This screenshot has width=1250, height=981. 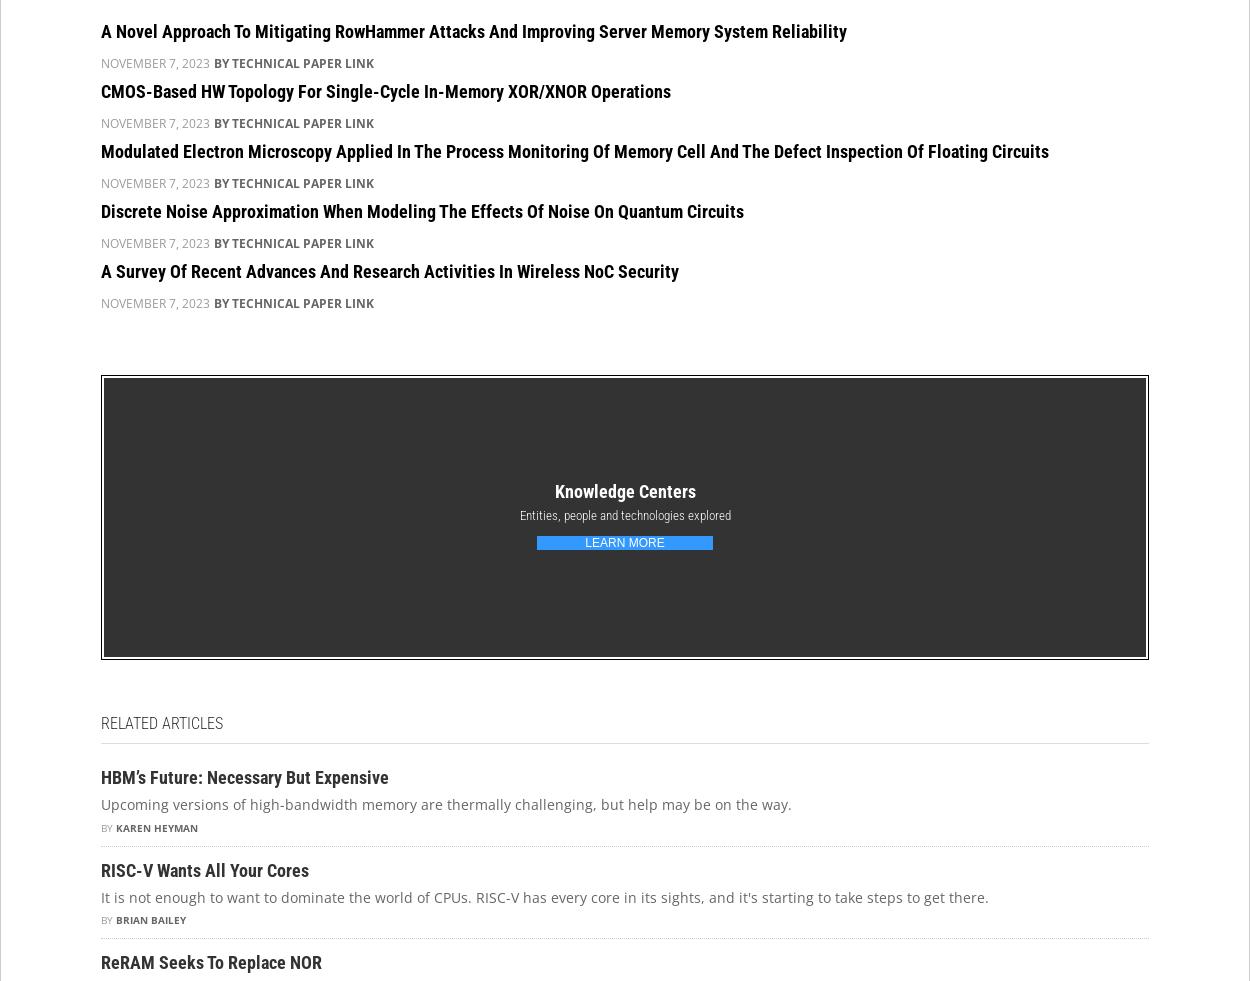 What do you see at coordinates (157, 826) in the screenshot?
I see `'Karen Heyman'` at bounding box center [157, 826].